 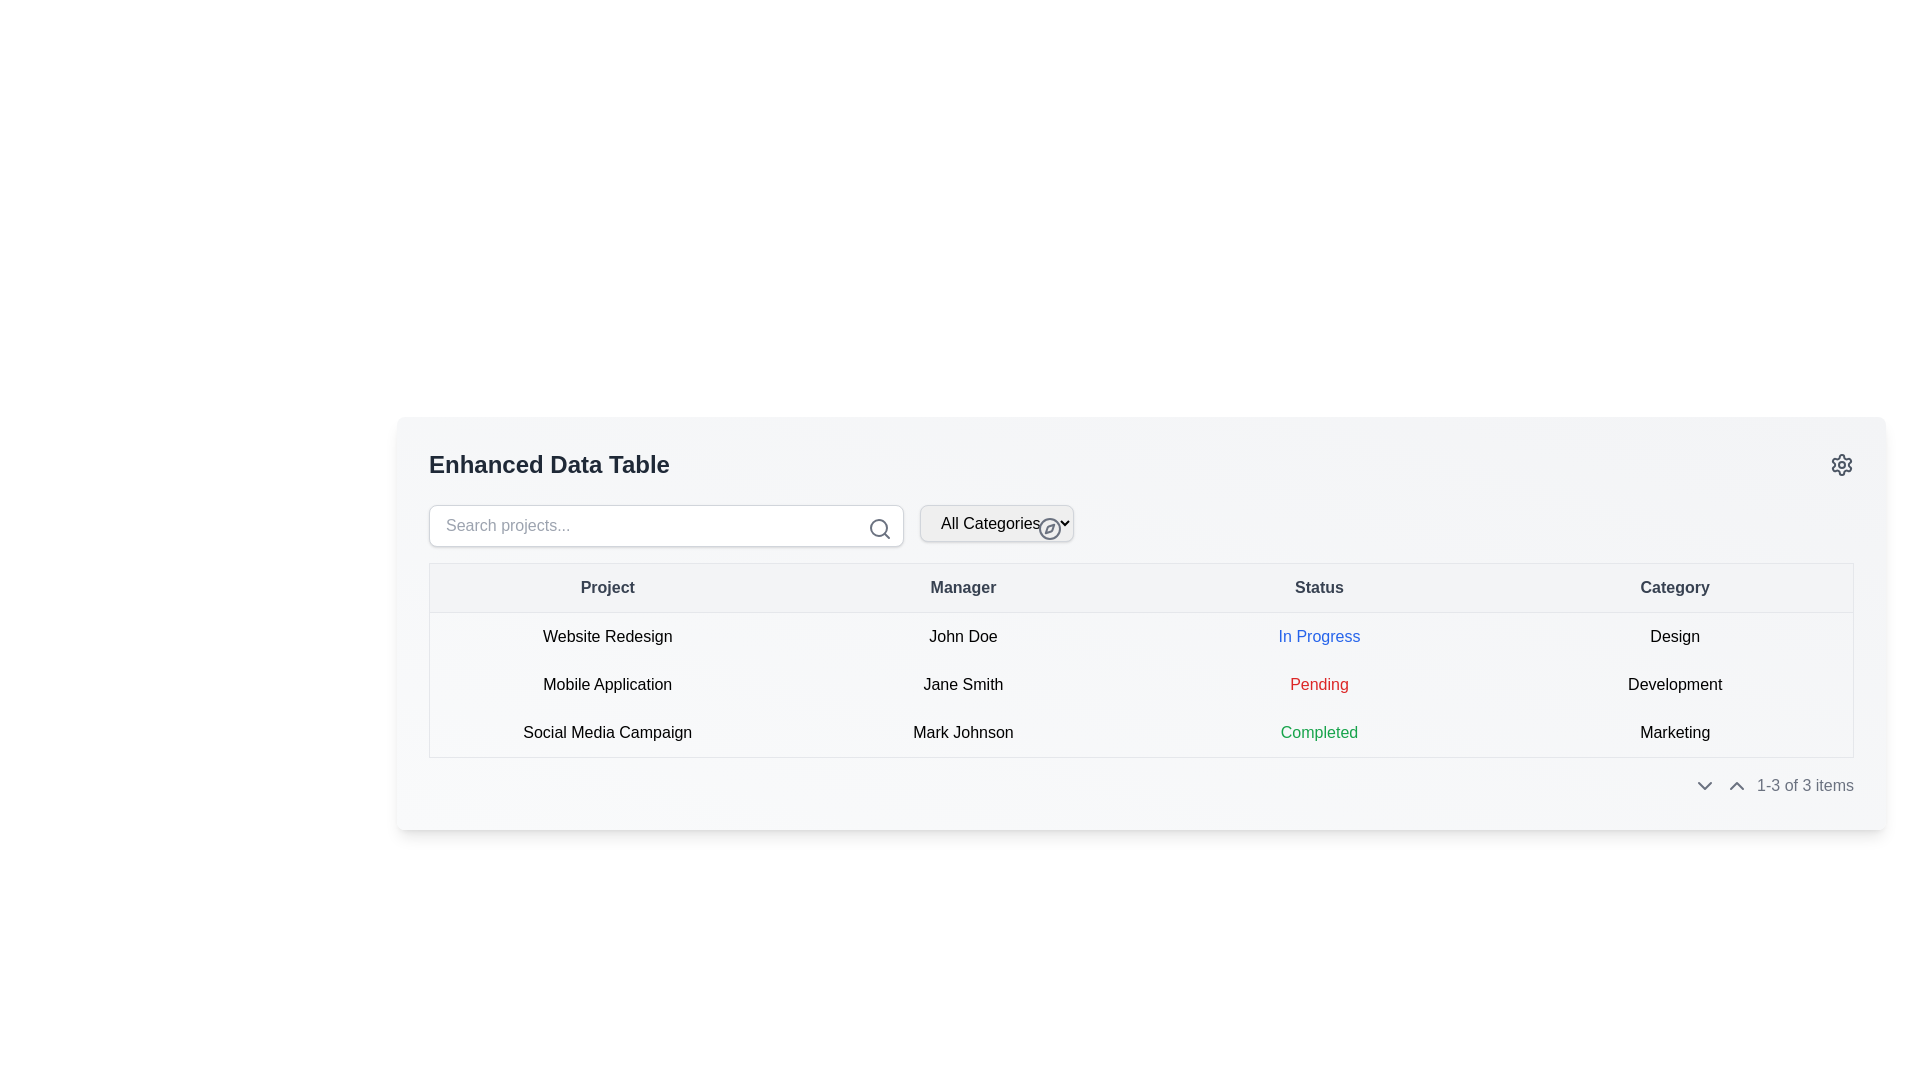 What do you see at coordinates (1841, 465) in the screenshot?
I see `the settings icon button located at the top right corner of the 'Enhanced Data Table'` at bounding box center [1841, 465].